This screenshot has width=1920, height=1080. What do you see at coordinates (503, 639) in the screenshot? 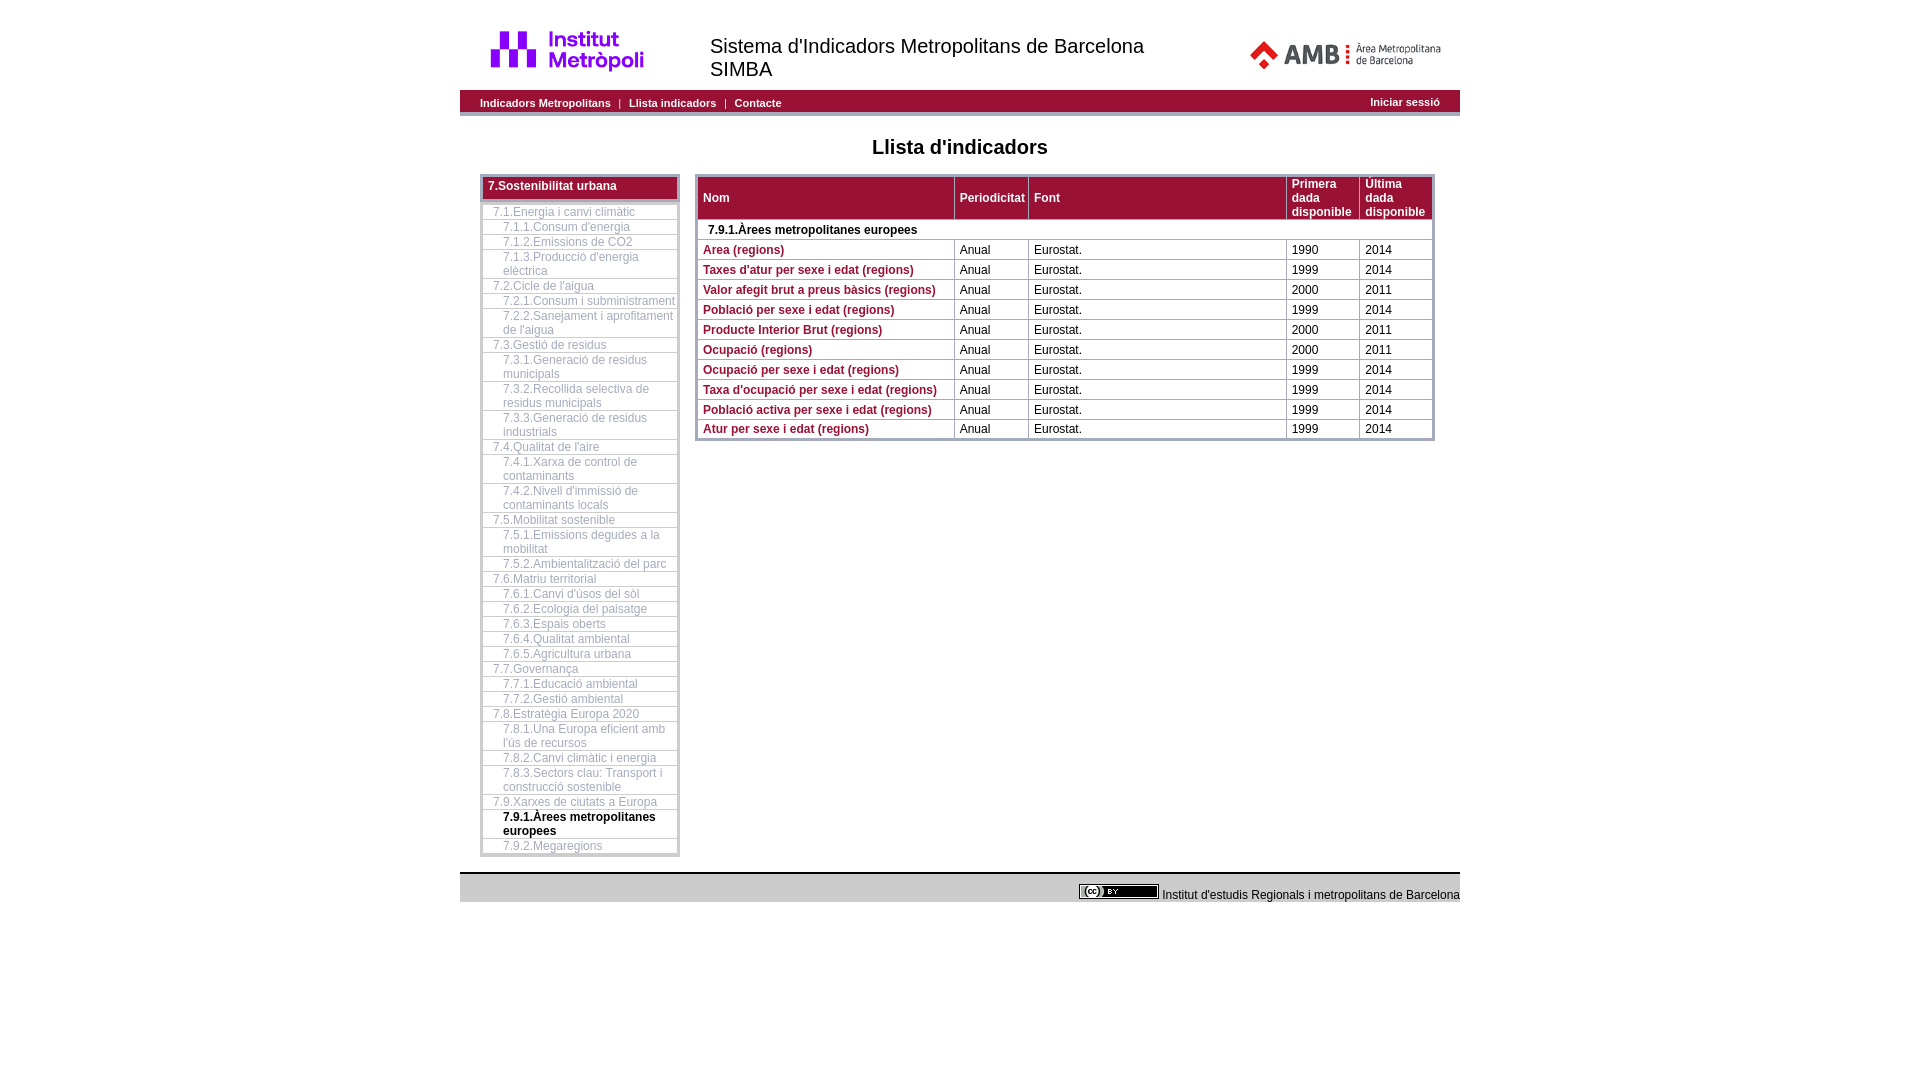
I see `'7.6.4.Qualitat ambiental'` at bounding box center [503, 639].